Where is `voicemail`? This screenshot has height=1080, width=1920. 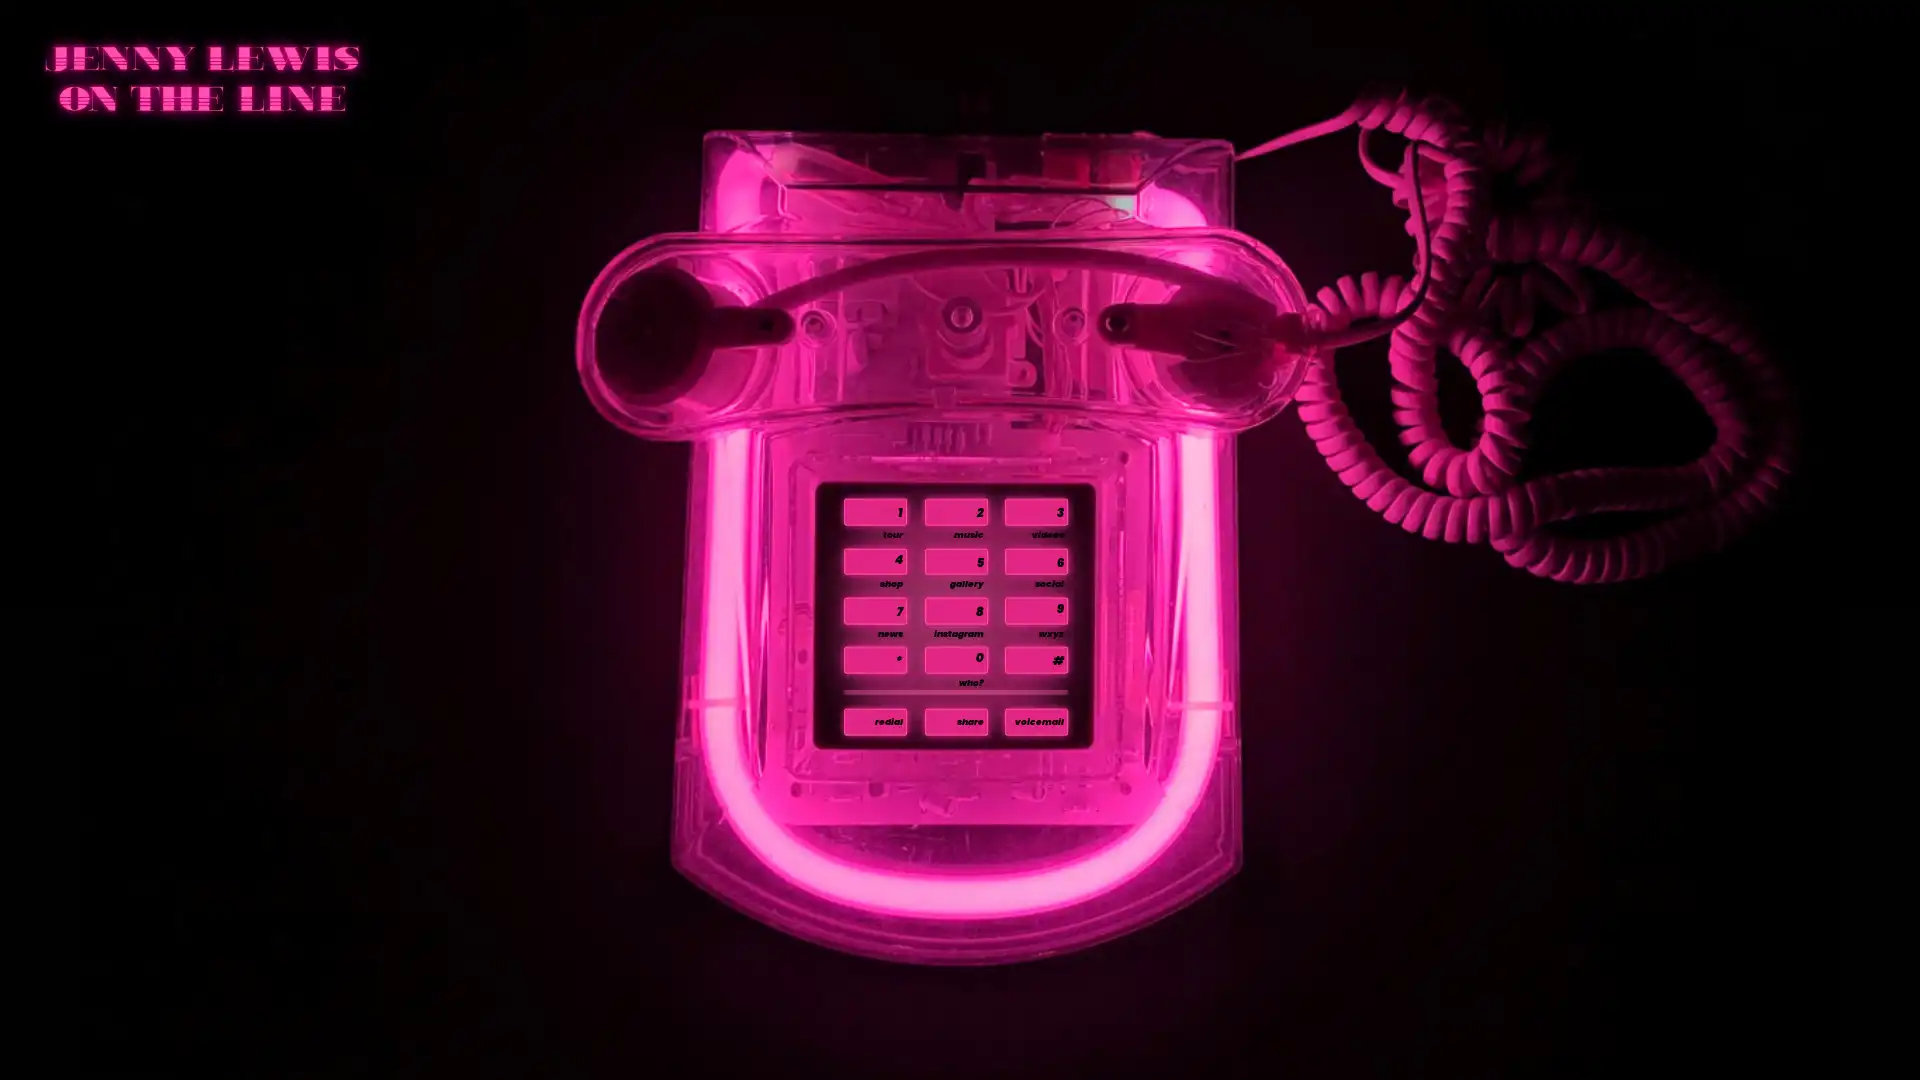
voicemail is located at coordinates (1035, 721).